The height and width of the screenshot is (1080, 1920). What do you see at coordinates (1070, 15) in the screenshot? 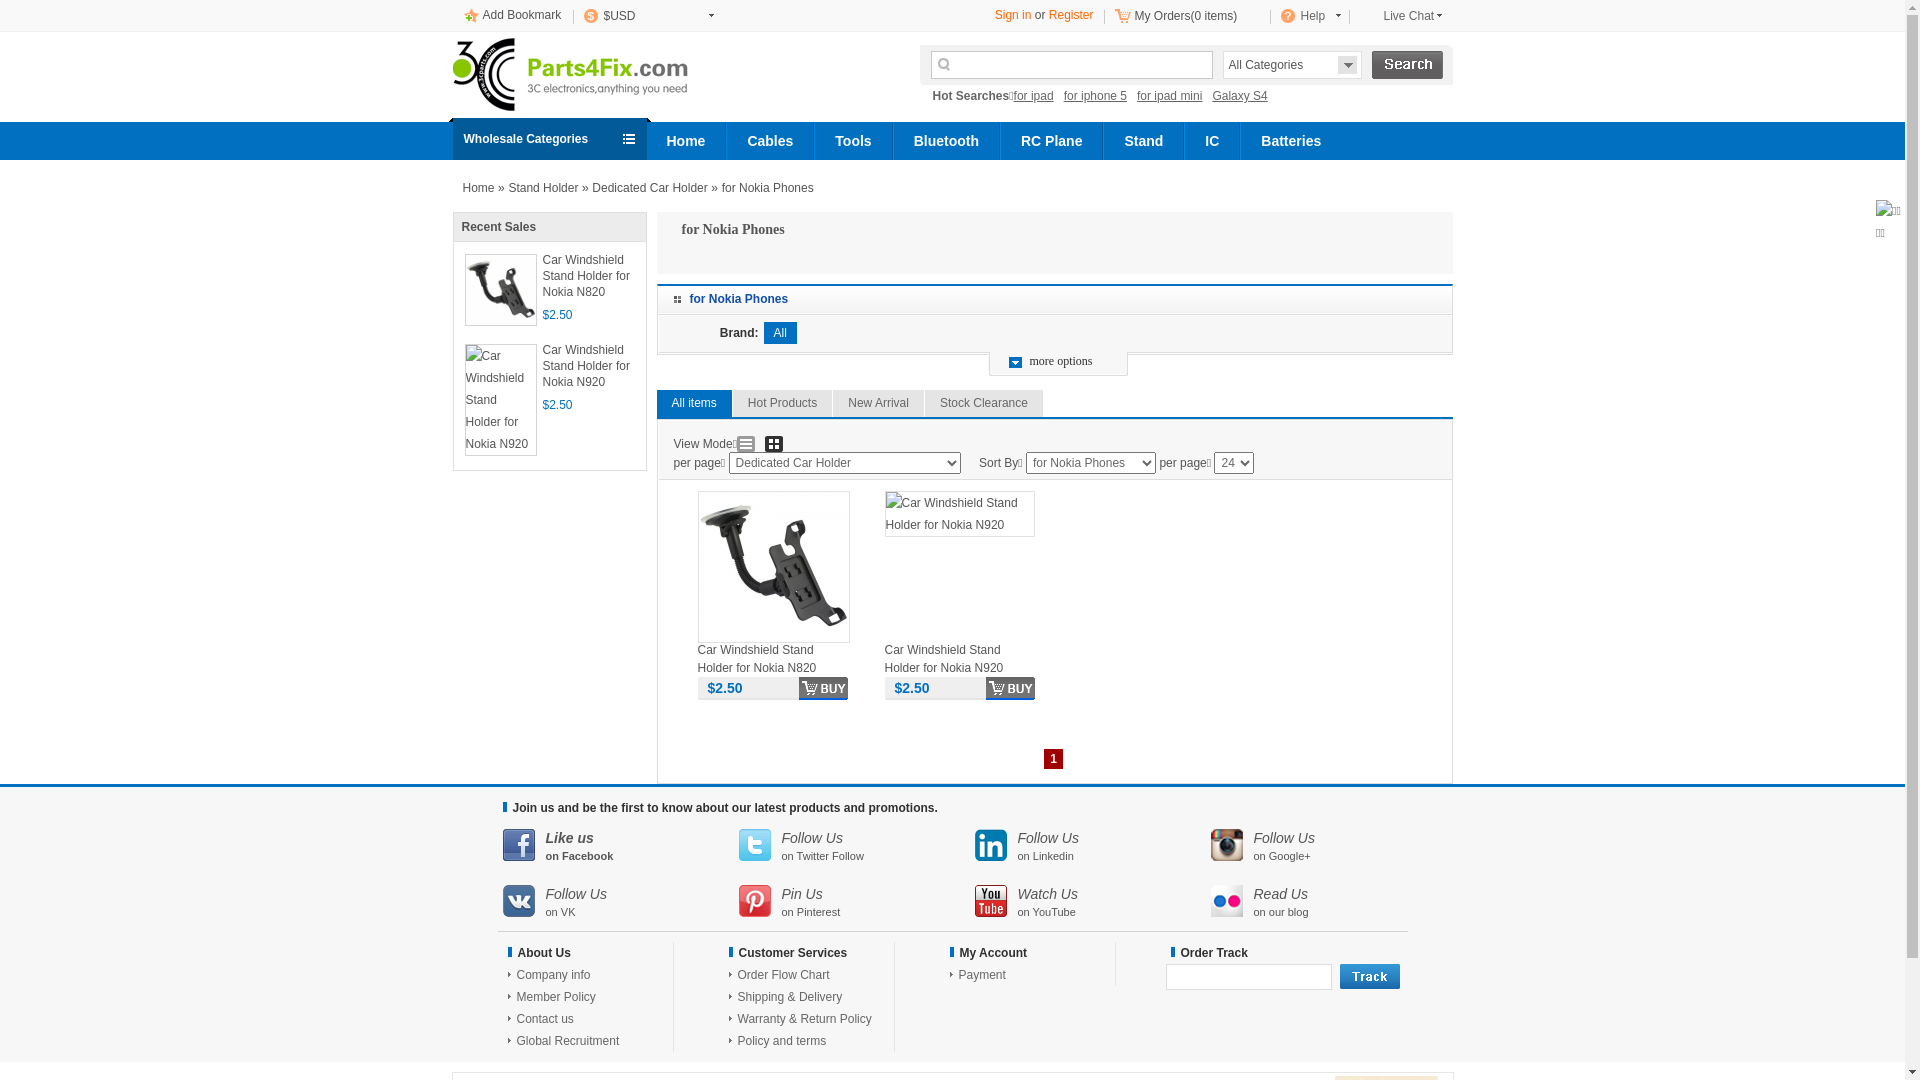
I see `'Register'` at bounding box center [1070, 15].